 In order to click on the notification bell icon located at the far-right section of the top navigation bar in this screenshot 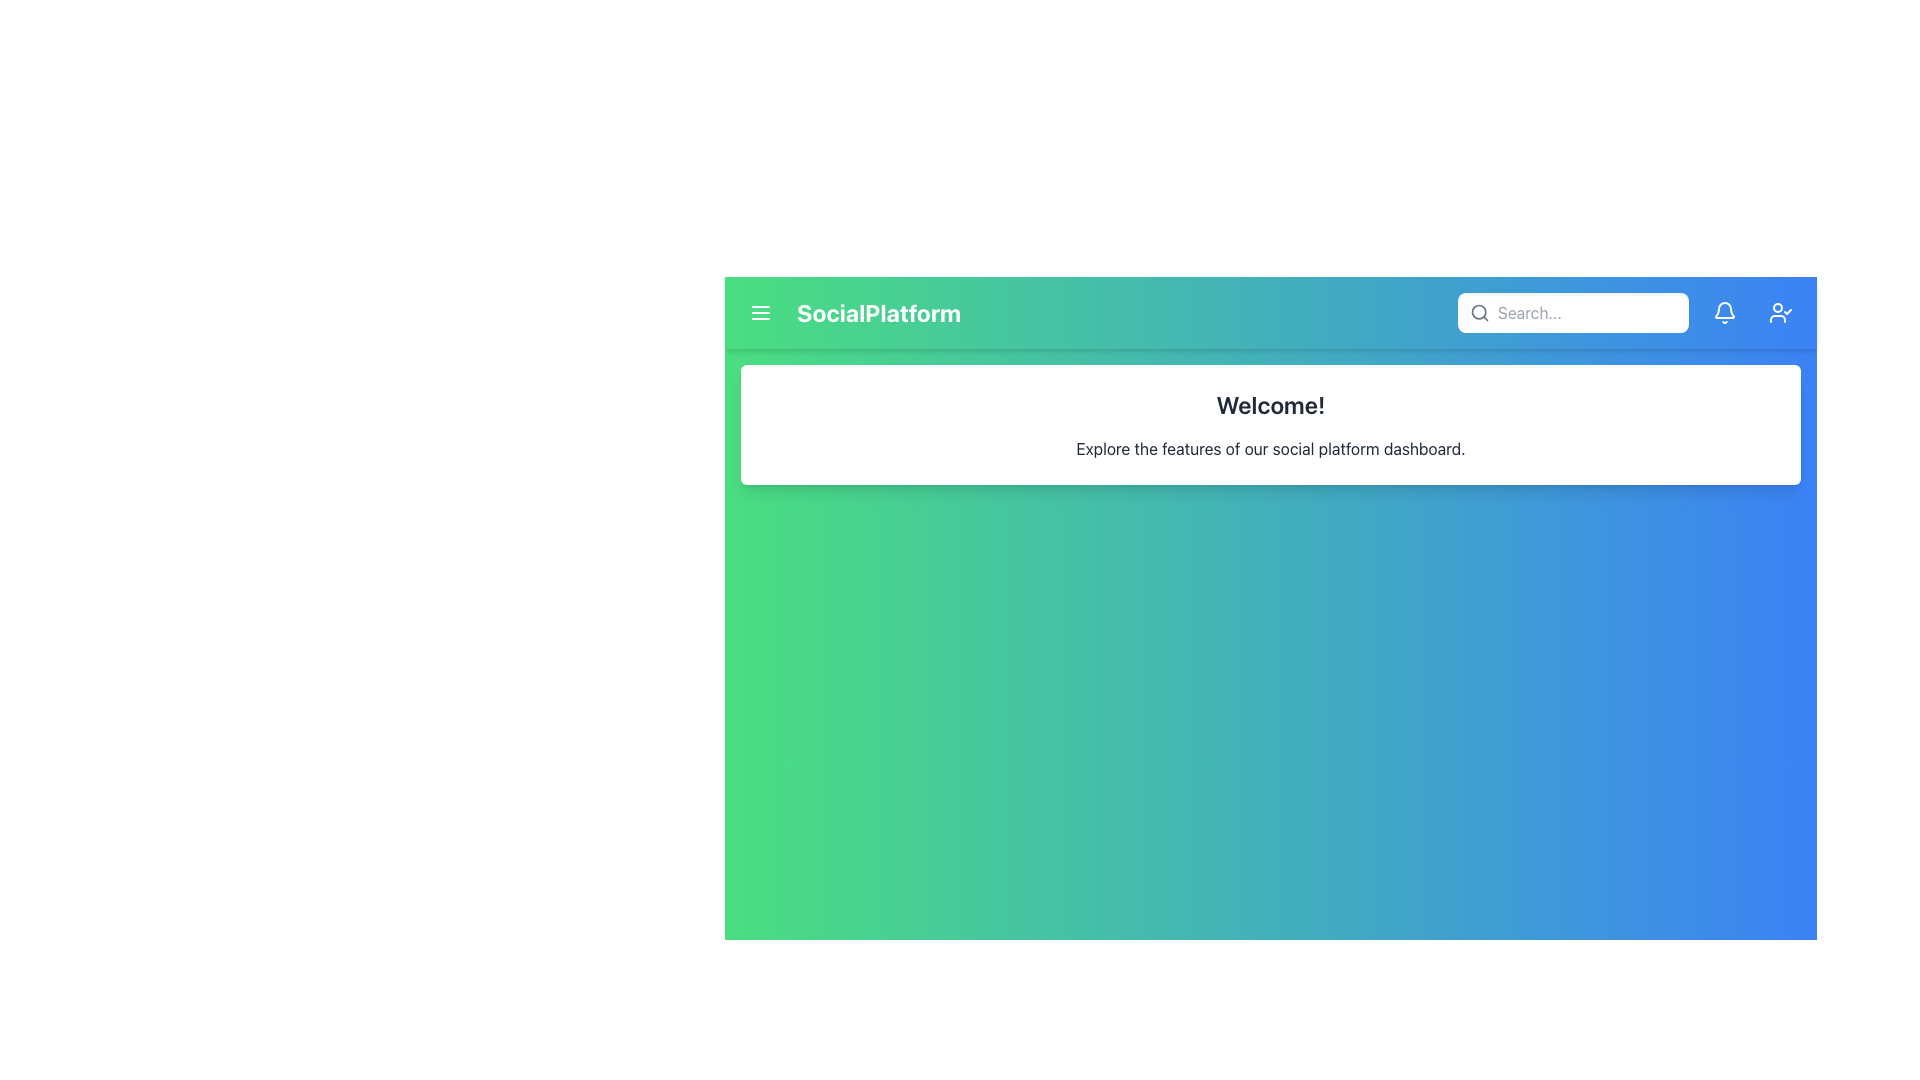, I will do `click(1723, 312)`.